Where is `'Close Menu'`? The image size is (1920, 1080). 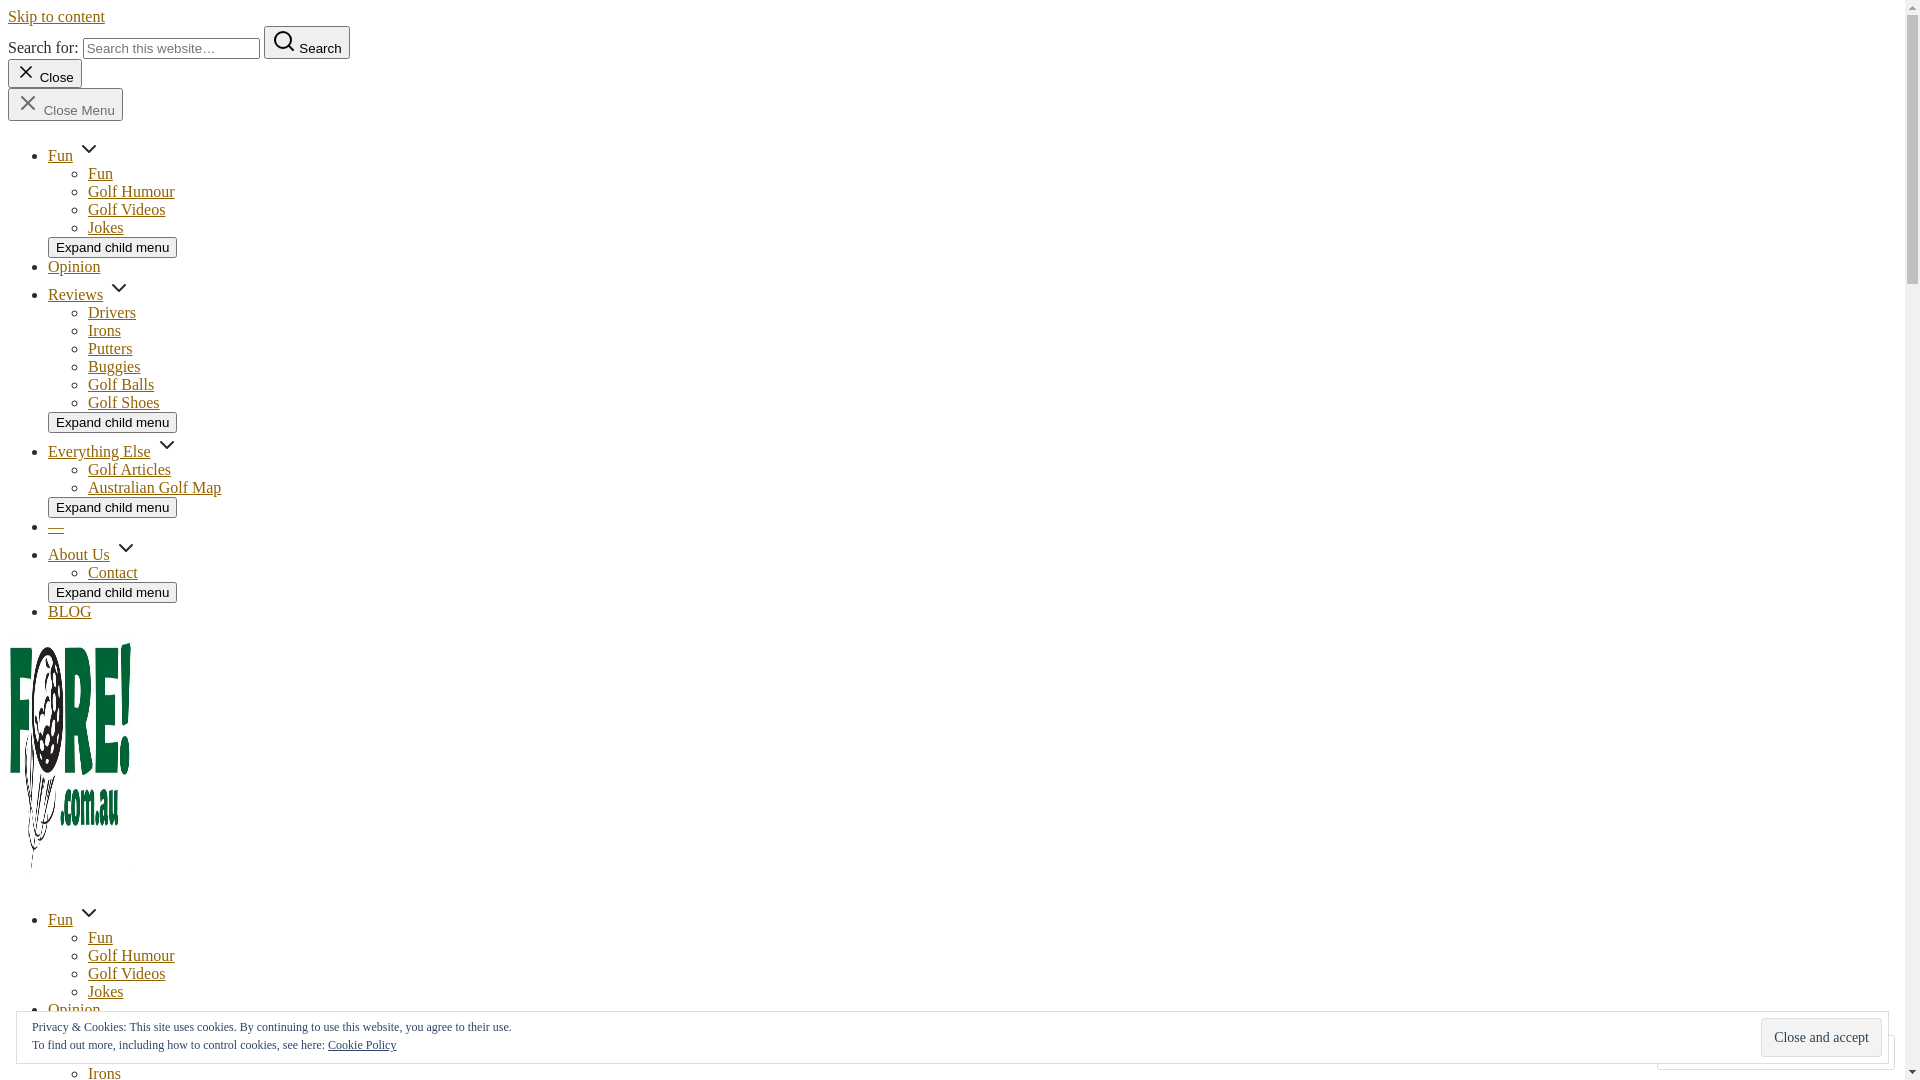
'Close Menu' is located at coordinates (65, 104).